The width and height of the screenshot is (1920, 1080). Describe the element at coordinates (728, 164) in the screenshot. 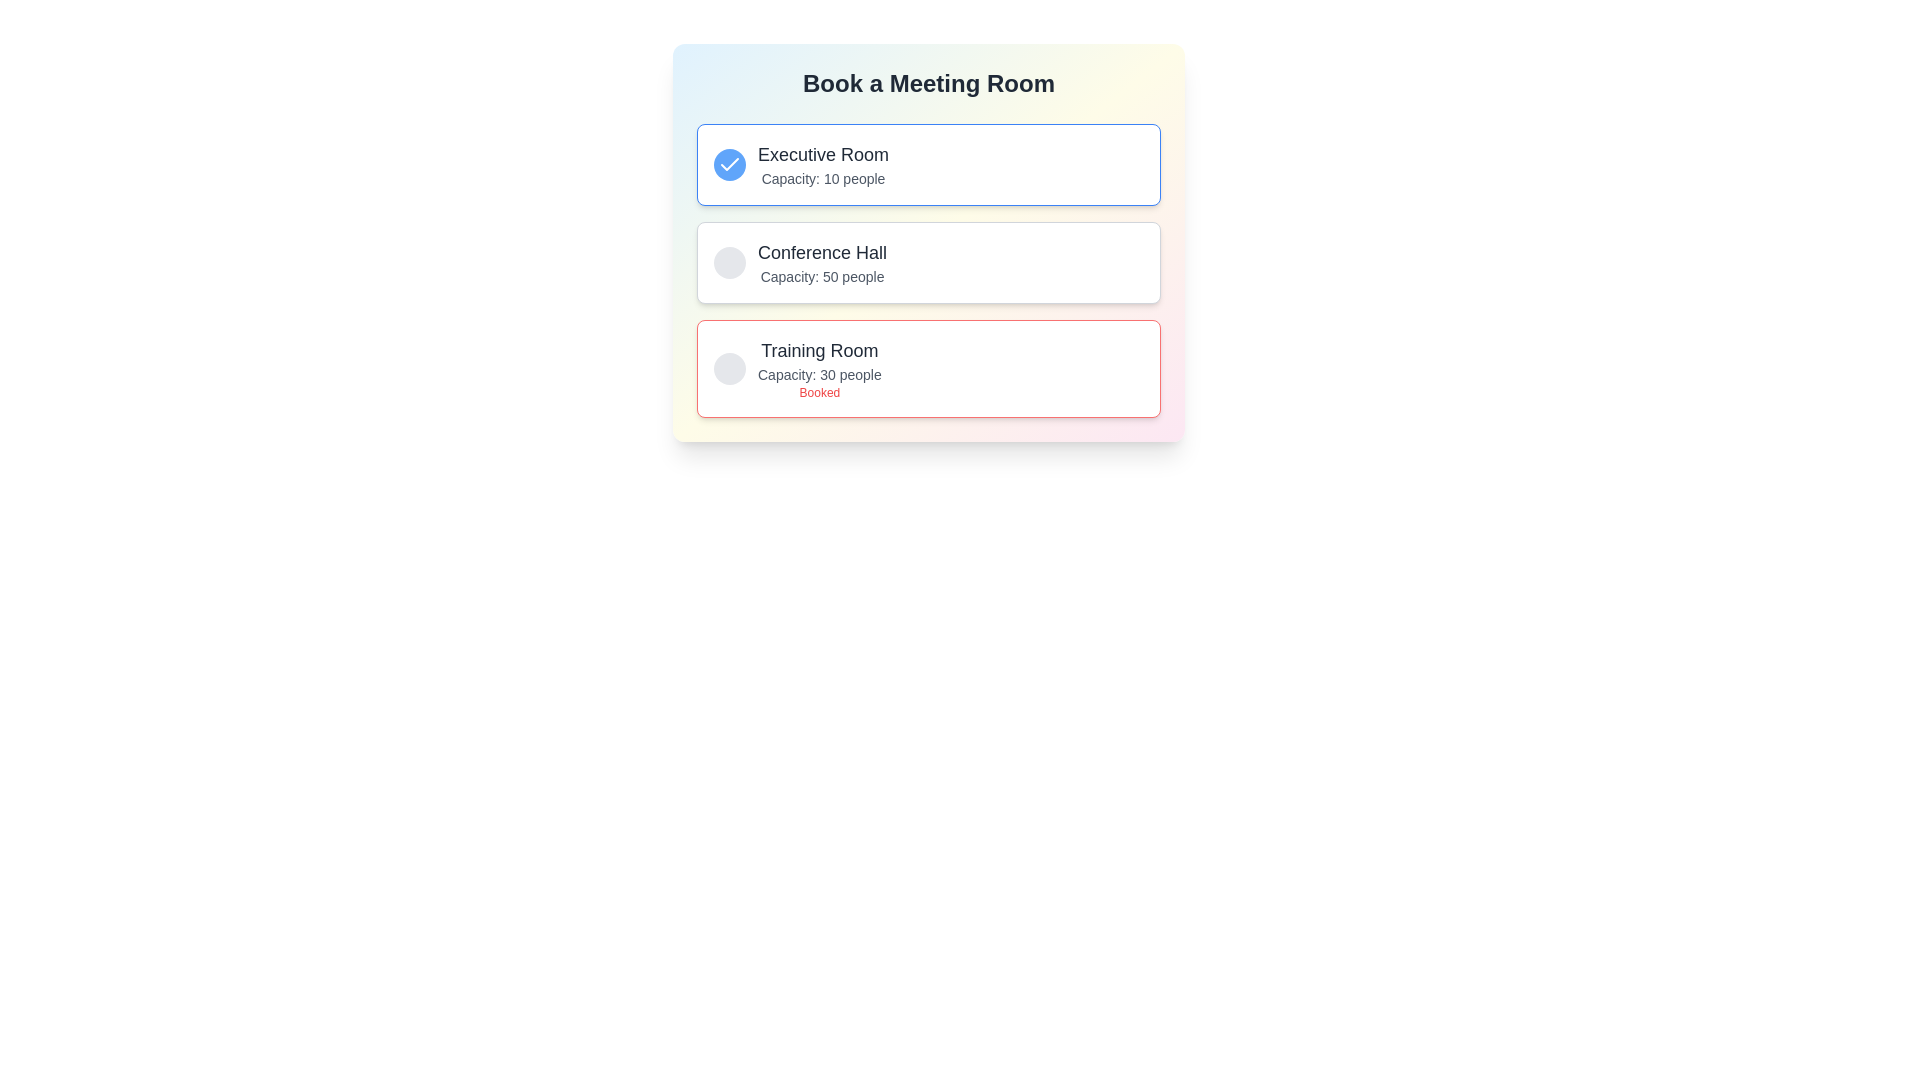

I see `the circular blue button that indicates selection for the 'Executive Room' option, located in the first row of the vertical list` at that location.